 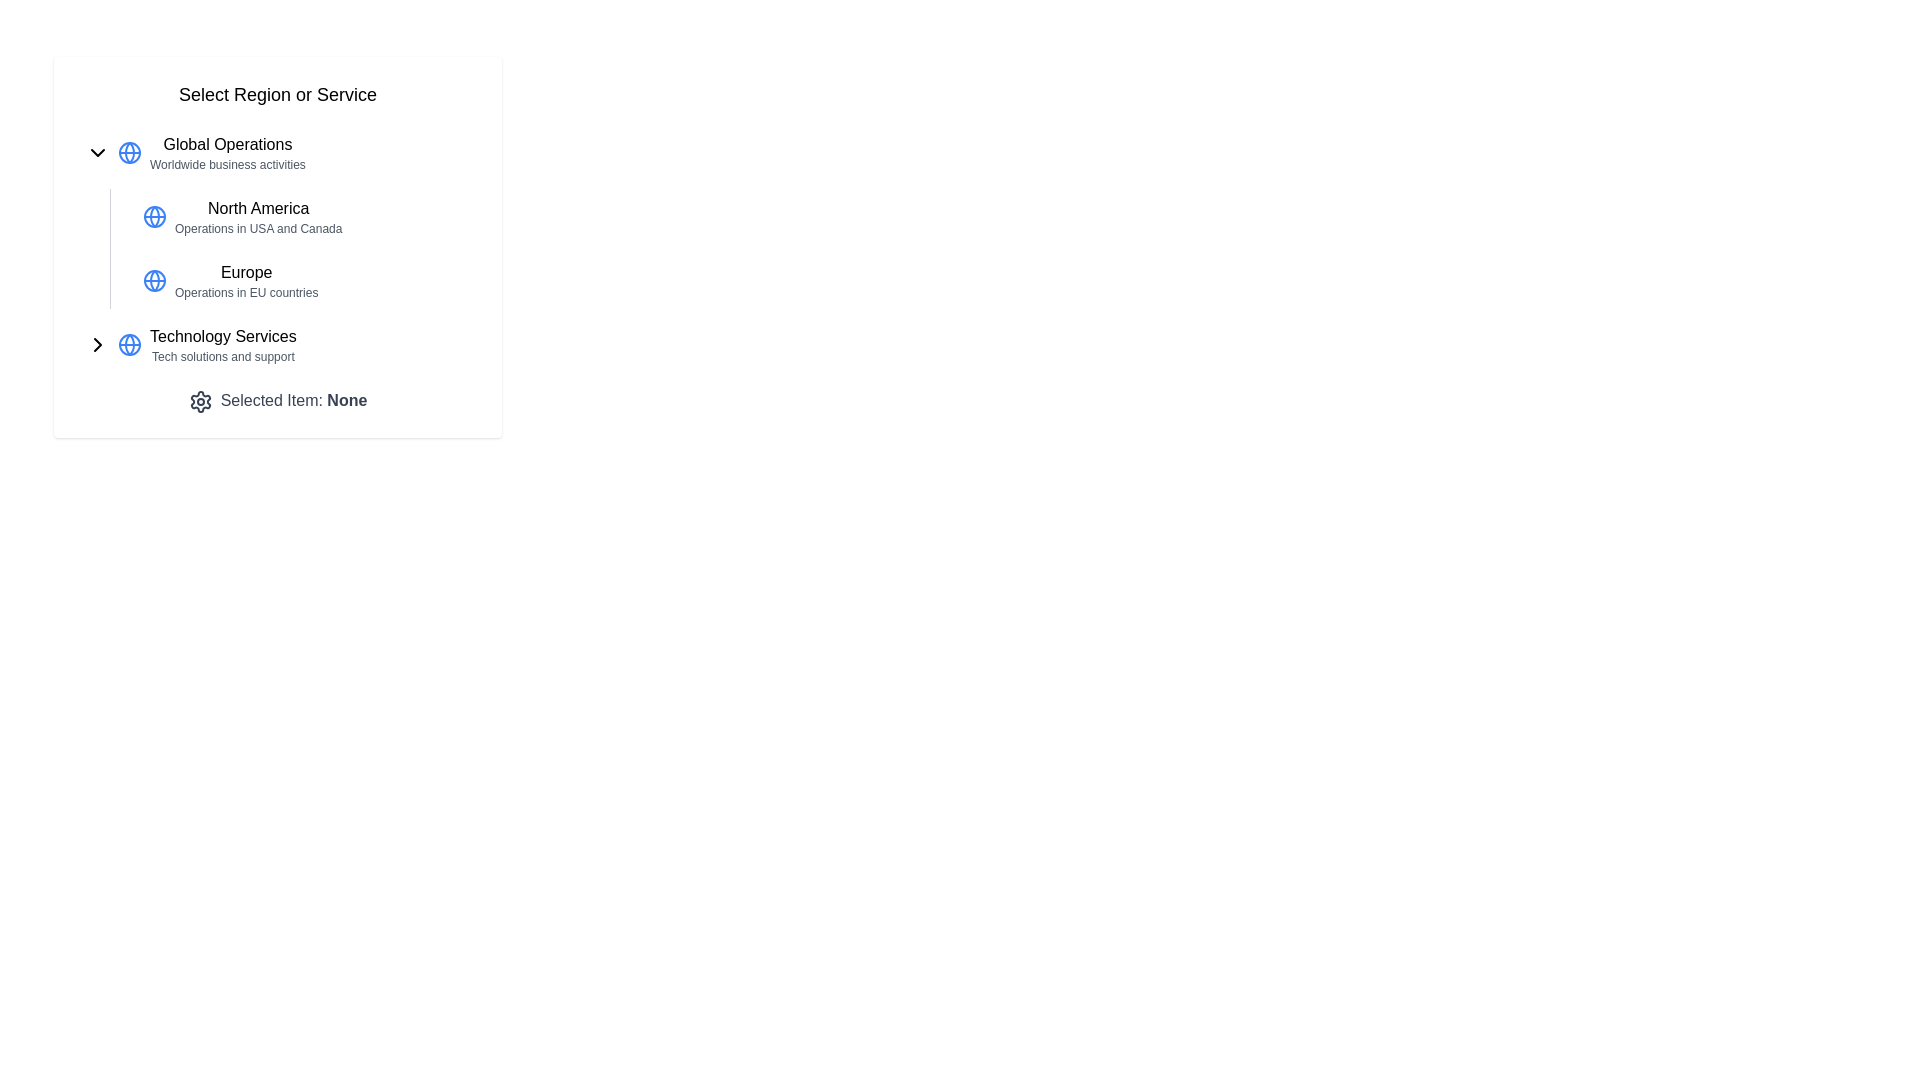 I want to click on the circular SVG element with a blue outline and white interior, positioned to the left of the 'Global Operations' text, so click(x=128, y=152).